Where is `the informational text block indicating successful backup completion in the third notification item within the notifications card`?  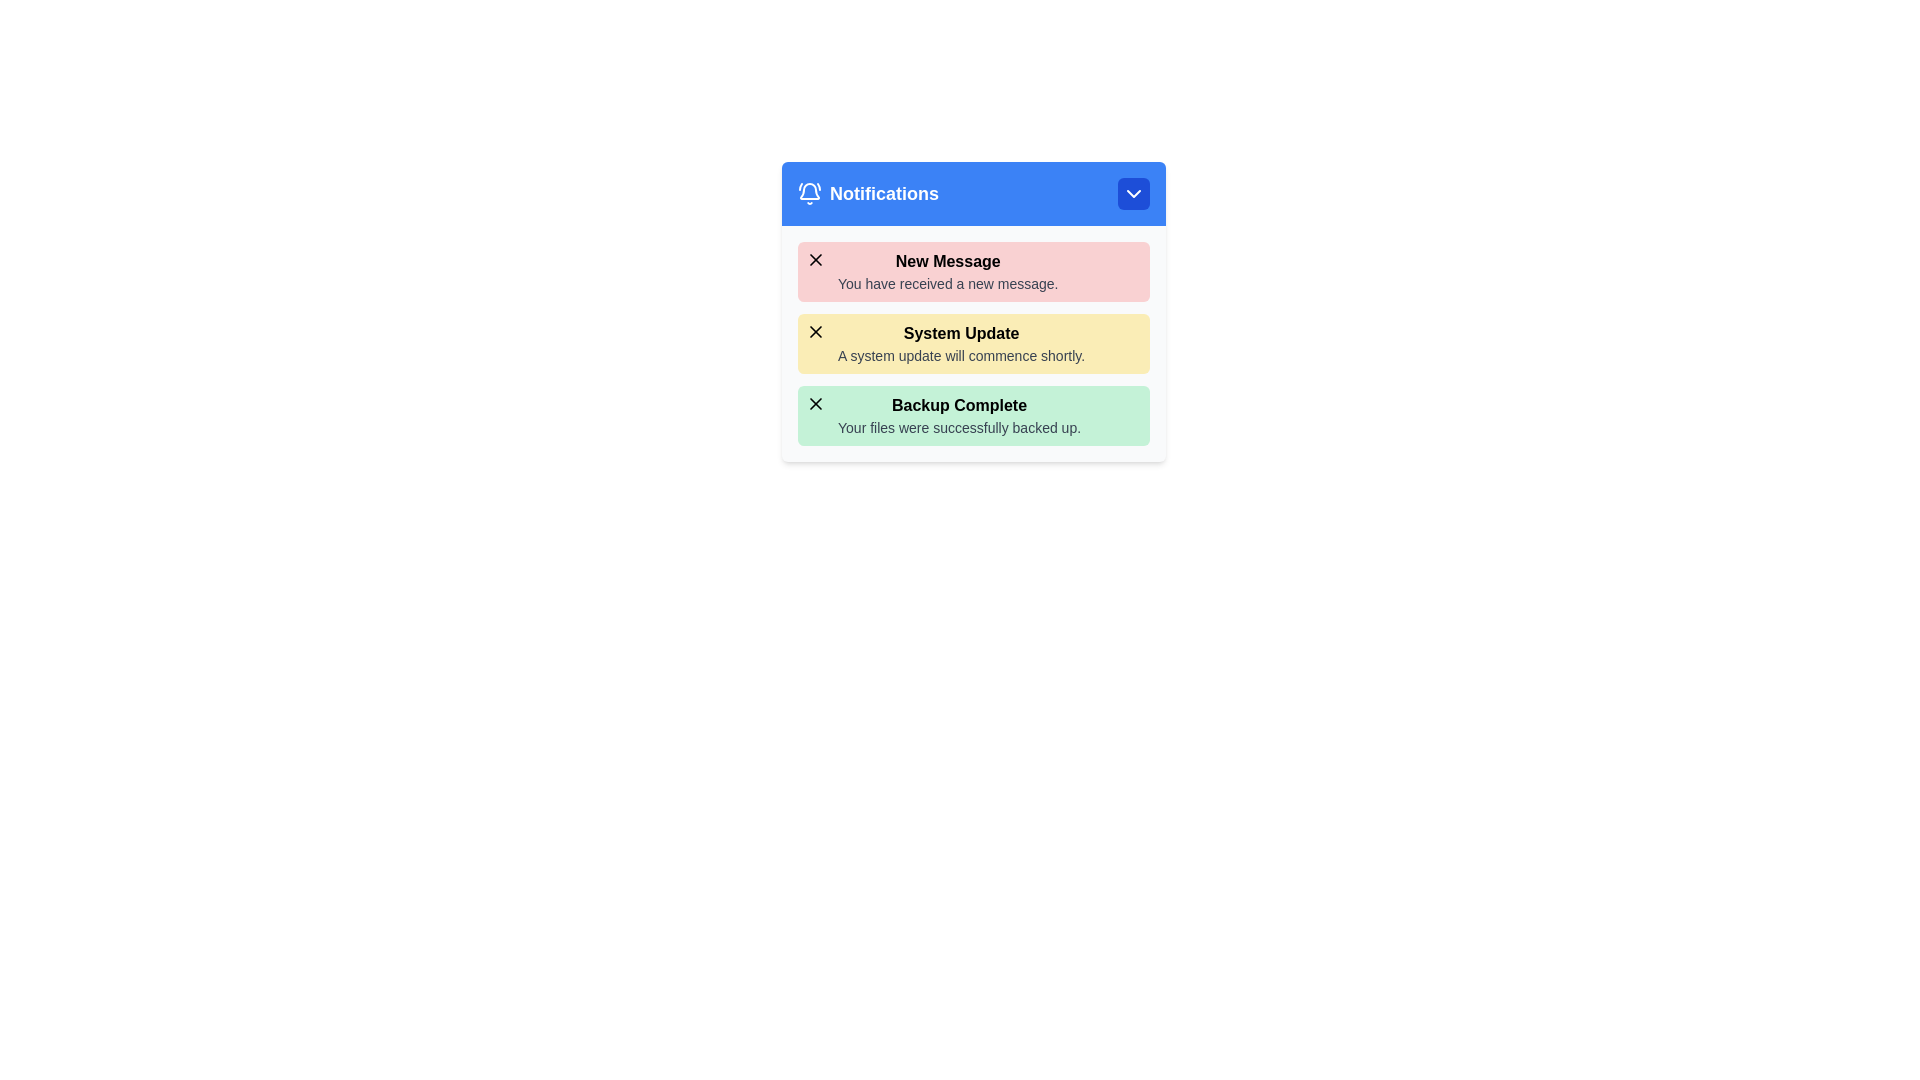
the informational text block indicating successful backup completion in the third notification item within the notifications card is located at coordinates (958, 415).